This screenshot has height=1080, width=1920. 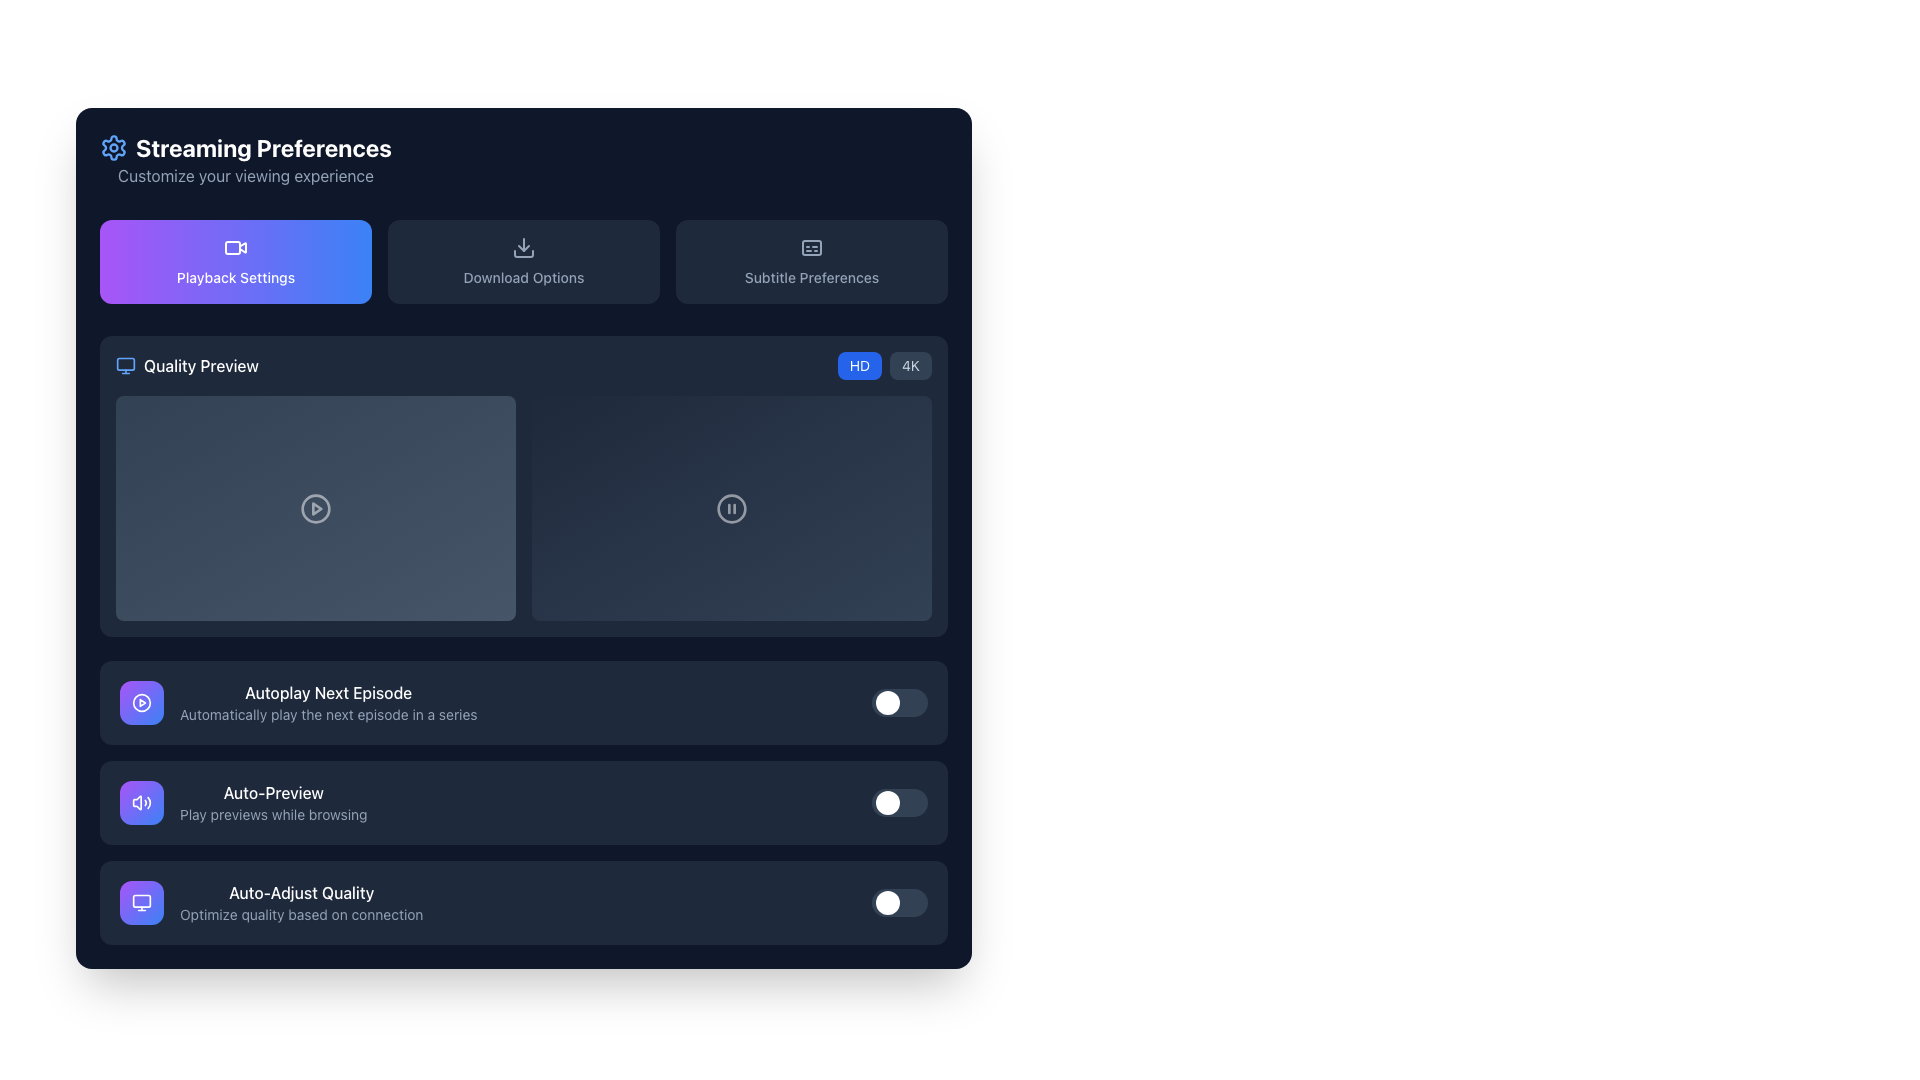 I want to click on the 'Download Options' button, which is a rectangular button with a dark background and a download icon, positioned centrally among three buttons in the 'Streaming Preferences' section, so click(x=523, y=261).